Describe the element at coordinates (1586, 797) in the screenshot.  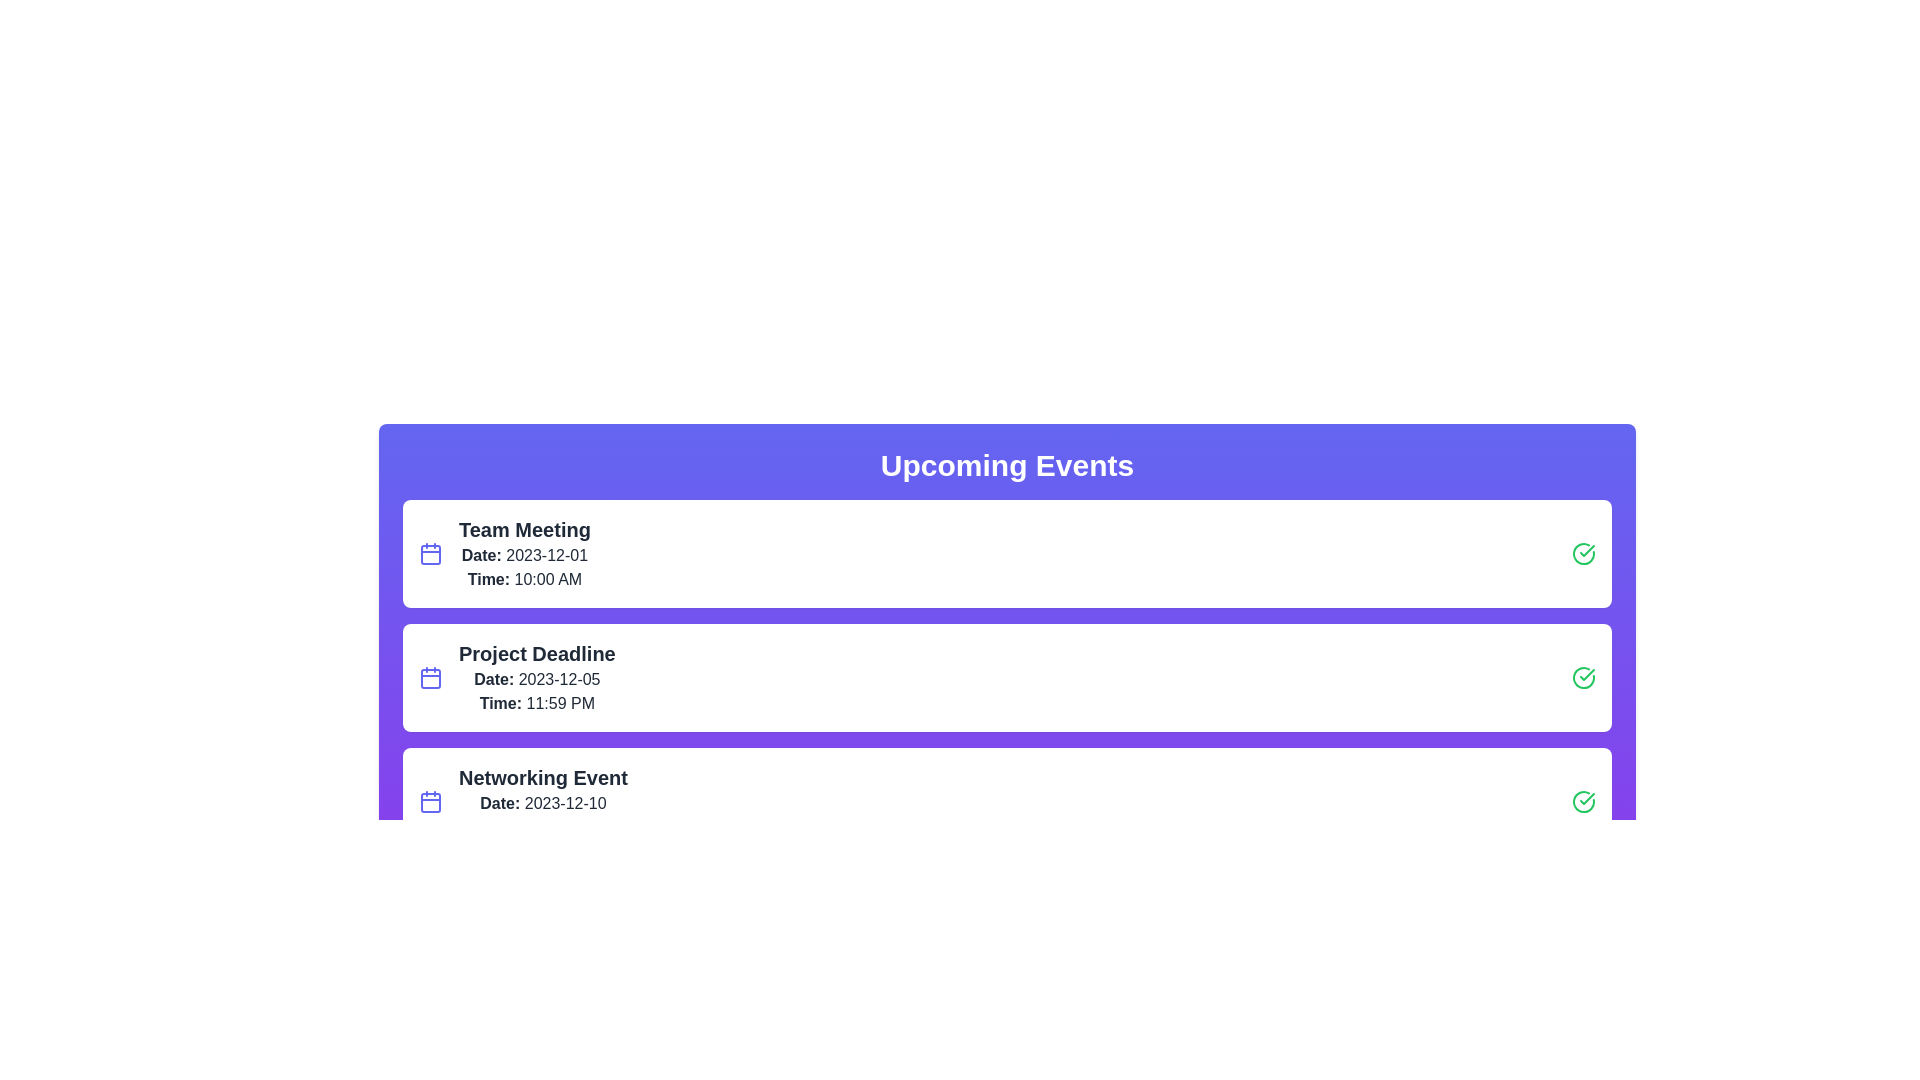
I see `the green checkmark icon indicating completion in the 'Networking Event' entry, located in the bottom-most visible event entry of the card` at that location.